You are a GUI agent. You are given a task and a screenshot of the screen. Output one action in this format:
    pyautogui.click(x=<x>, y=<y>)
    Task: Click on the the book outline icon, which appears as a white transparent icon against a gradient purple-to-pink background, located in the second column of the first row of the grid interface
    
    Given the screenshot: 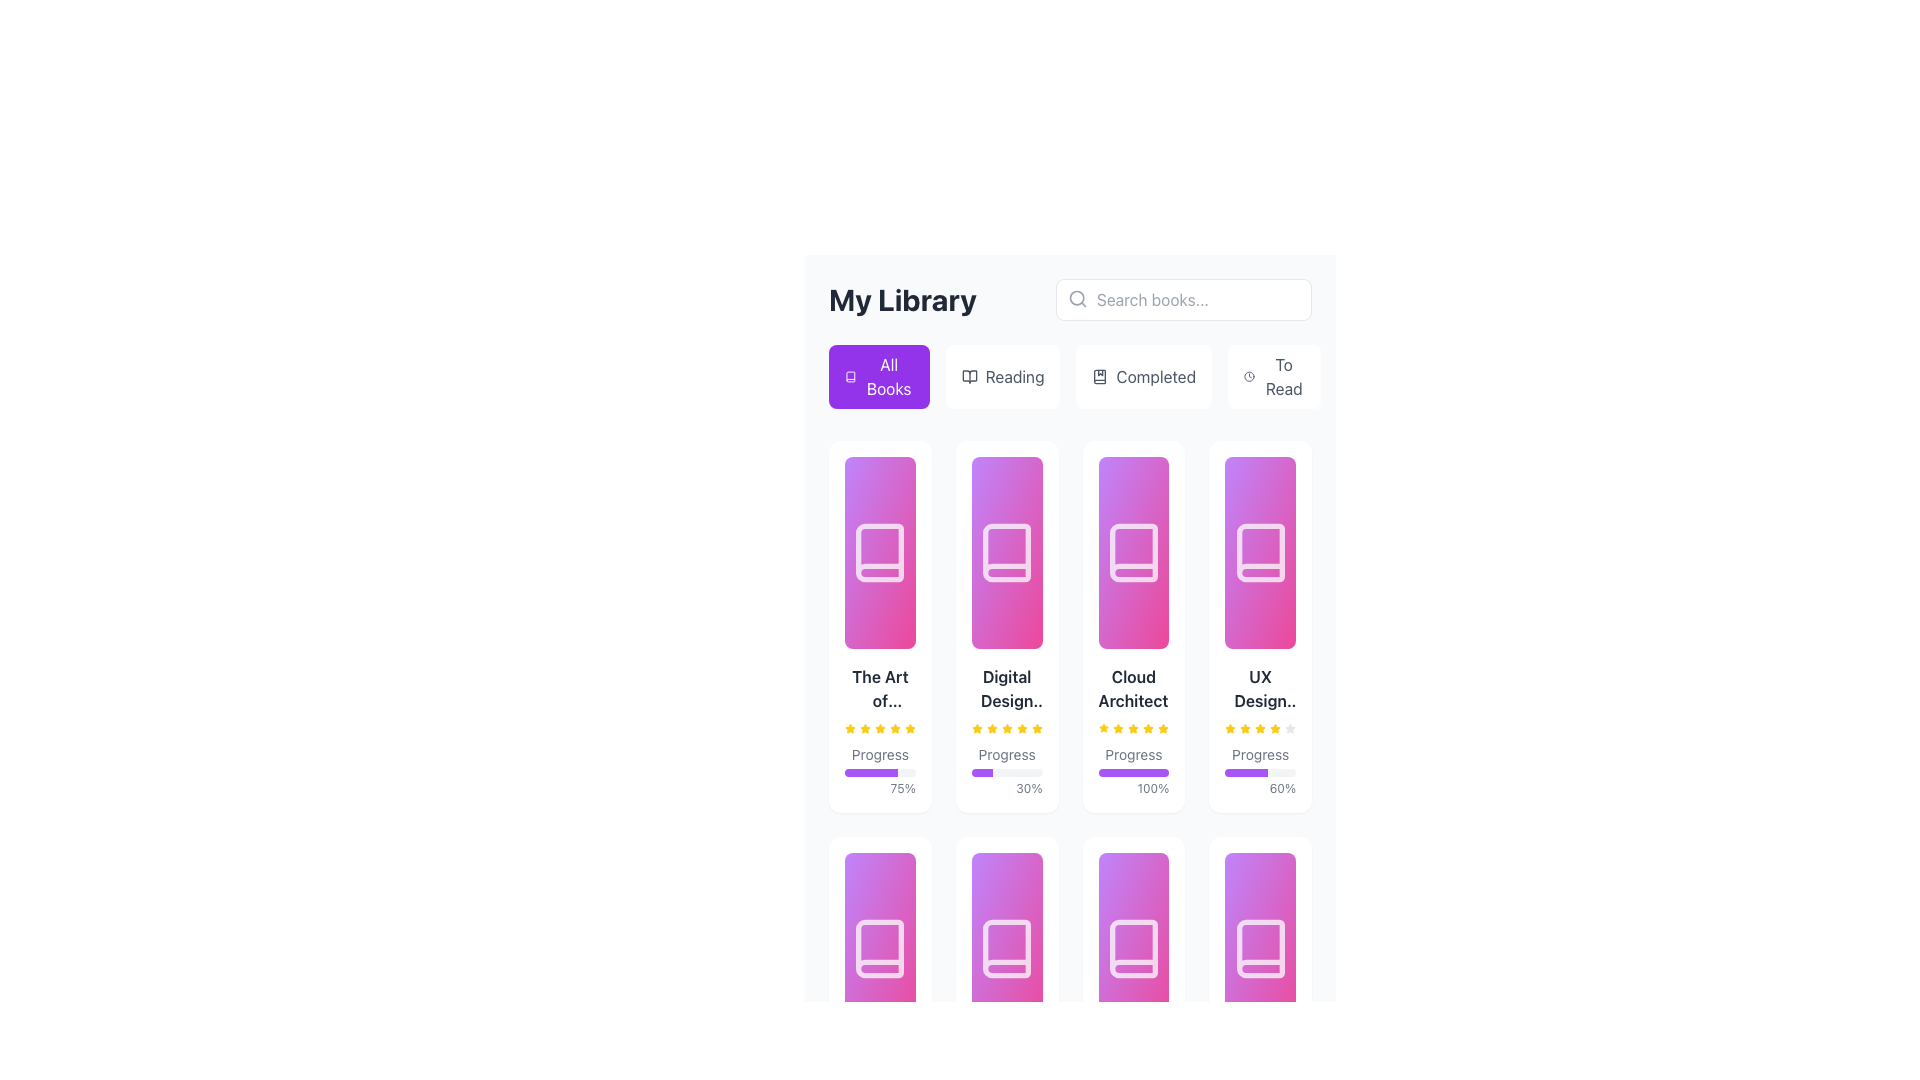 What is the action you would take?
    pyautogui.click(x=1007, y=552)
    